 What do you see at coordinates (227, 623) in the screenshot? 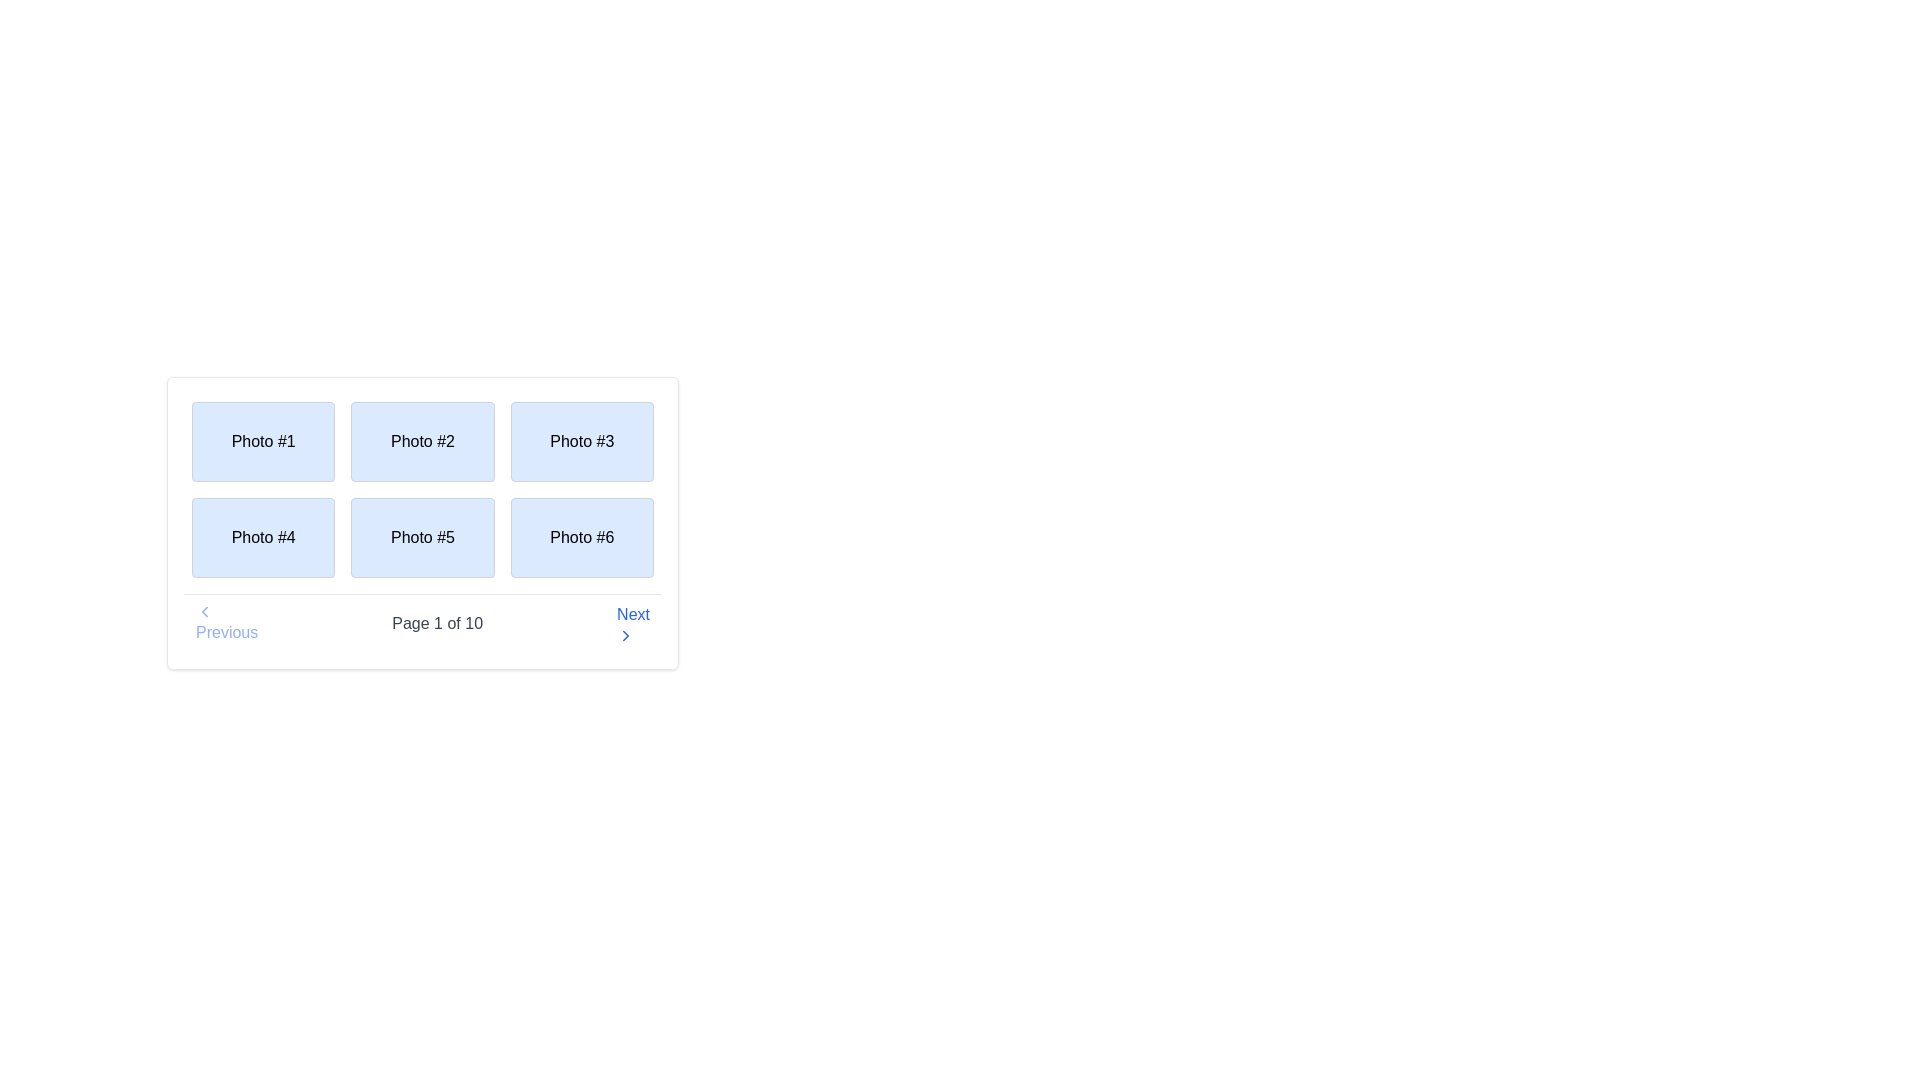
I see `the 'Previous' button in the pagination component, which is the first item in the navigation bar, located to the left of 'Page 1 of 10'` at bounding box center [227, 623].